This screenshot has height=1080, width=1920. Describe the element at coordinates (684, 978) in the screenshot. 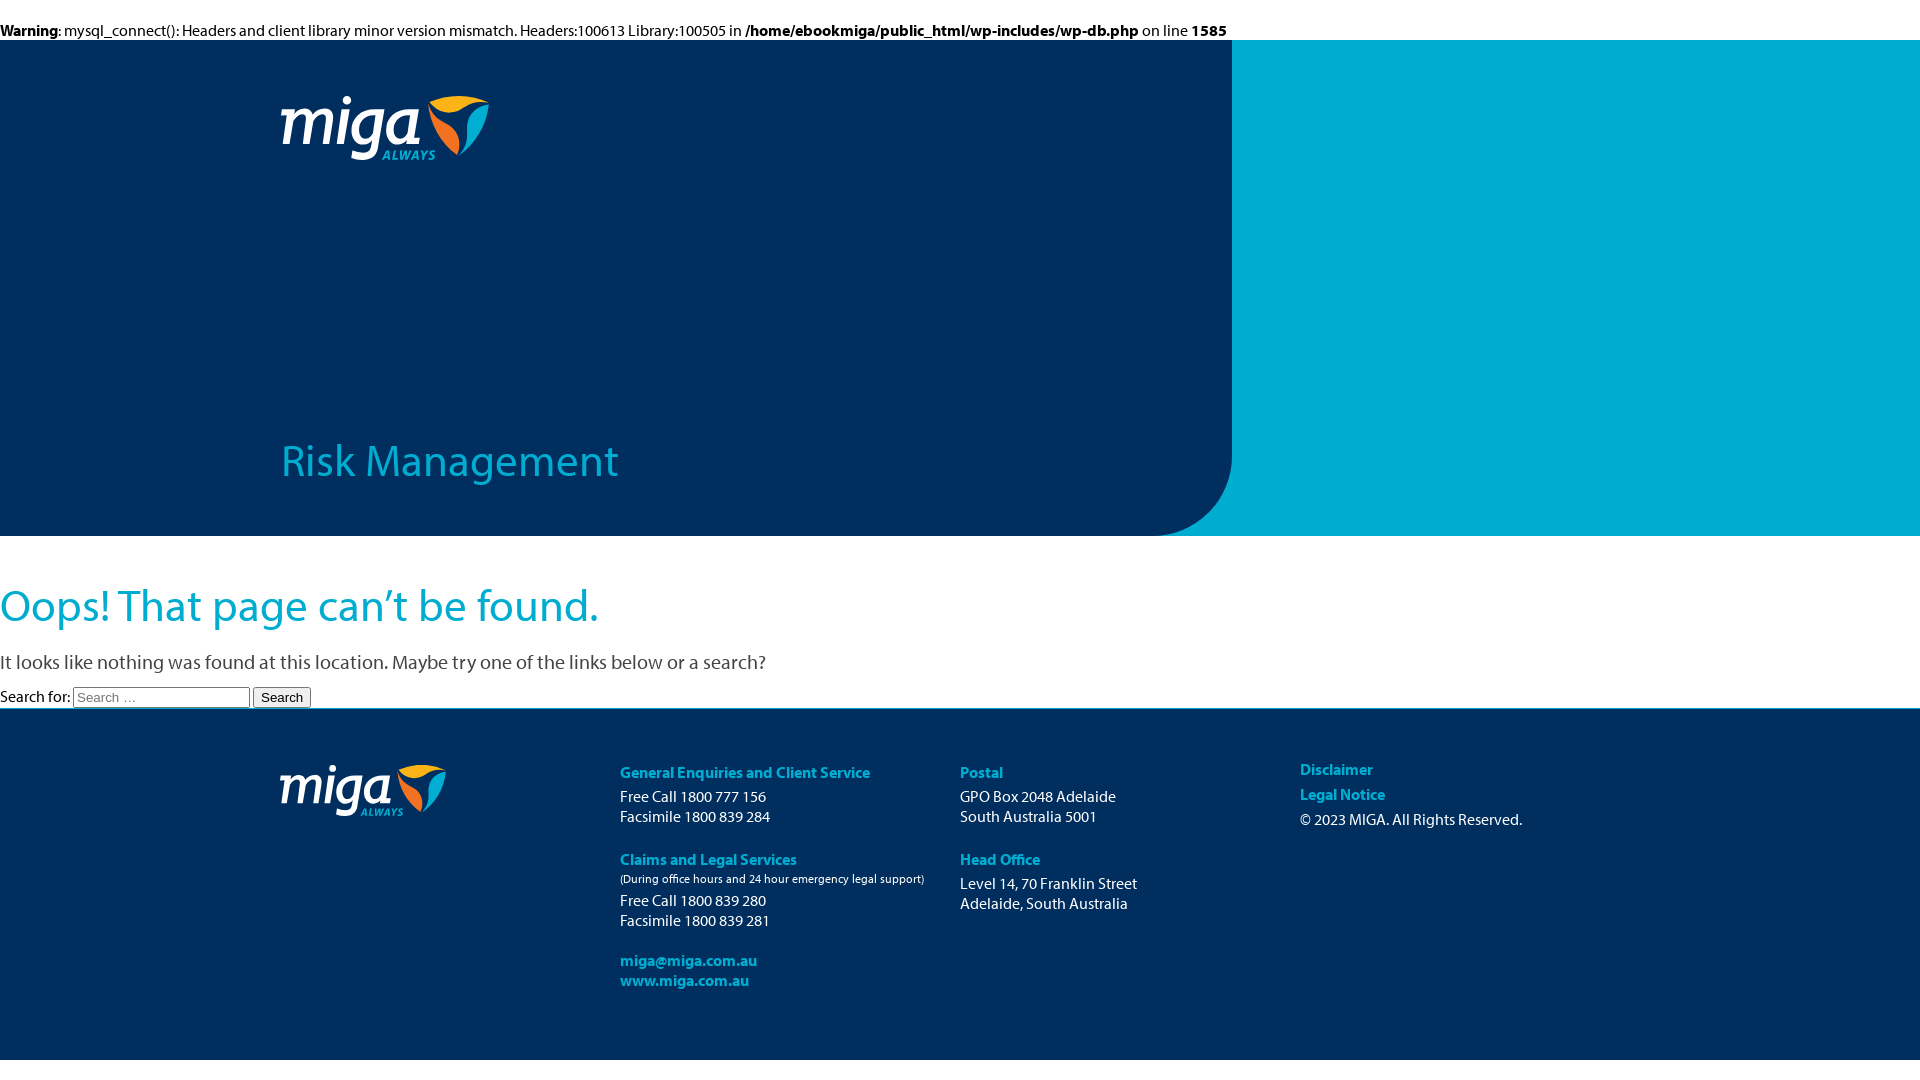

I see `'www.miga.com.au'` at that location.